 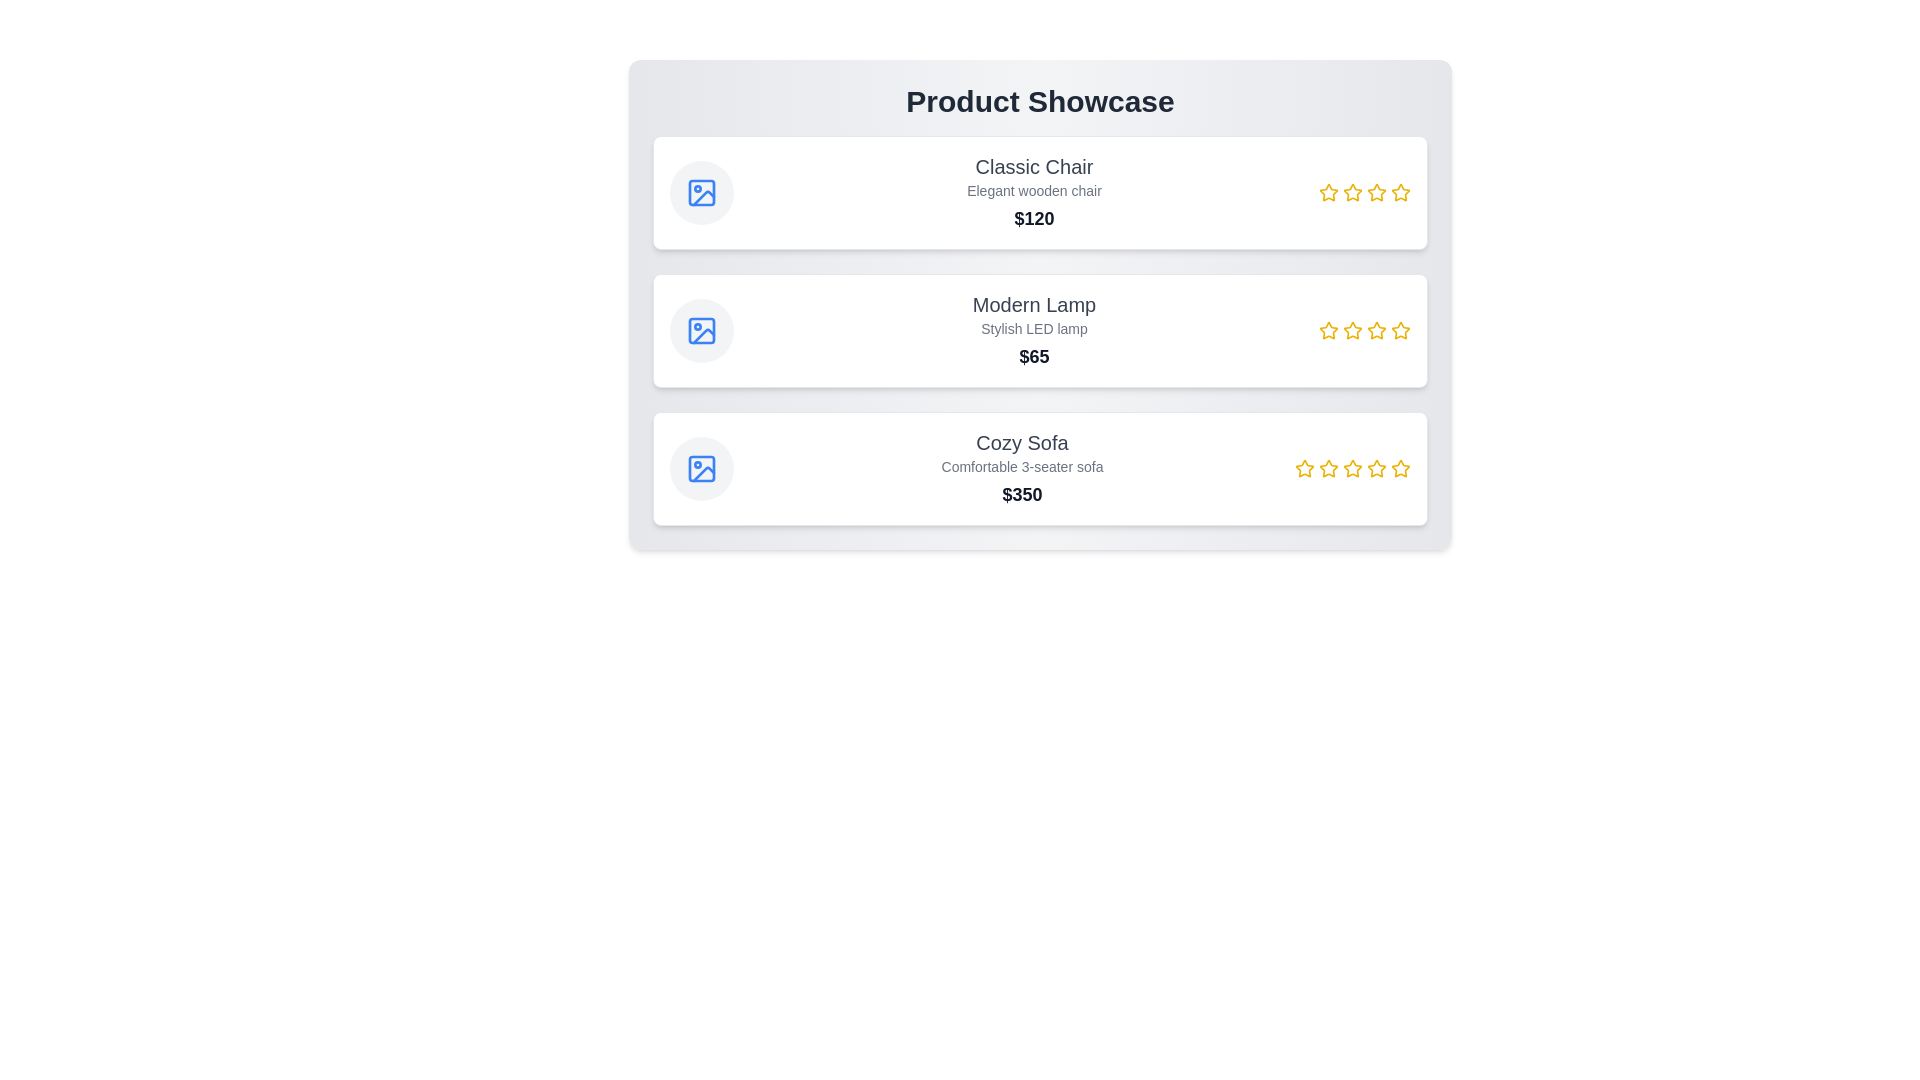 I want to click on the product container for Cozy Sofa, so click(x=1040, y=469).